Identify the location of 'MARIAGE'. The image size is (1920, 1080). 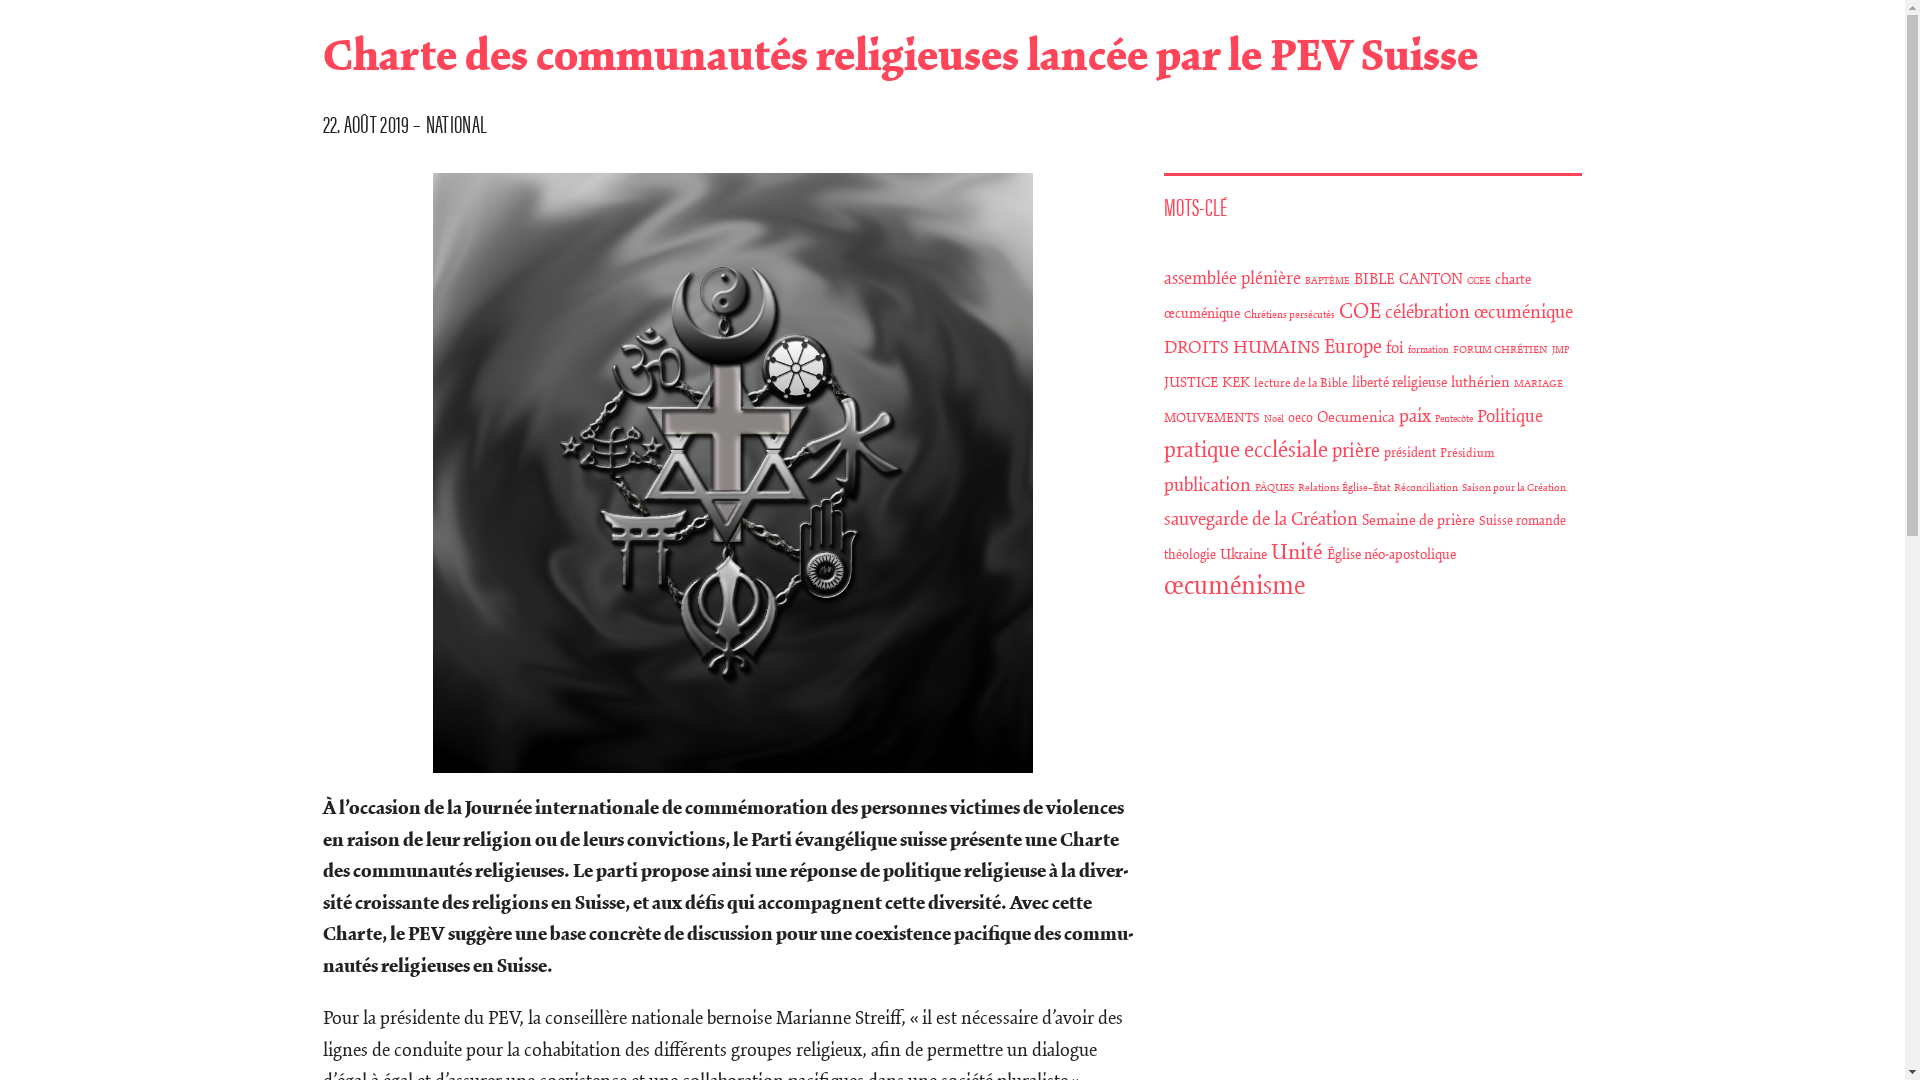
(1537, 384).